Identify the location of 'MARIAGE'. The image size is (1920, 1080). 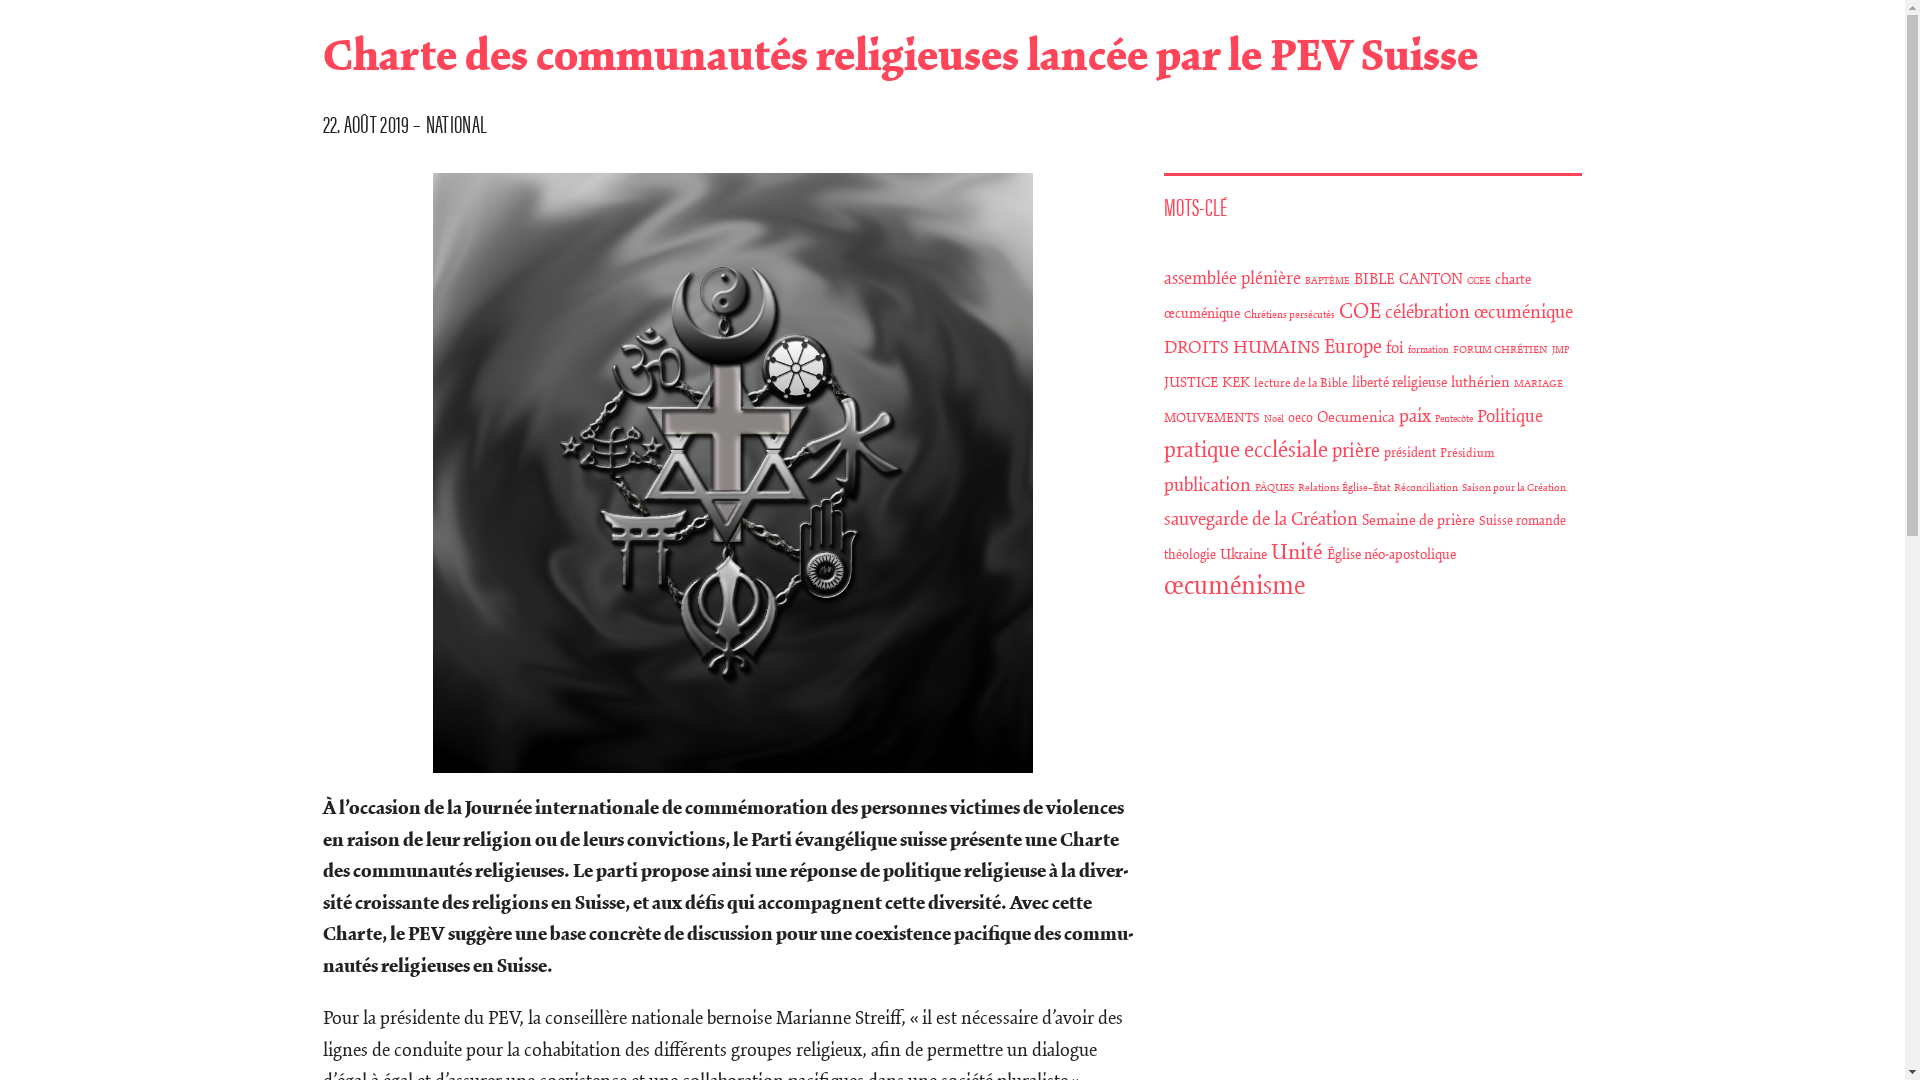
(1537, 384).